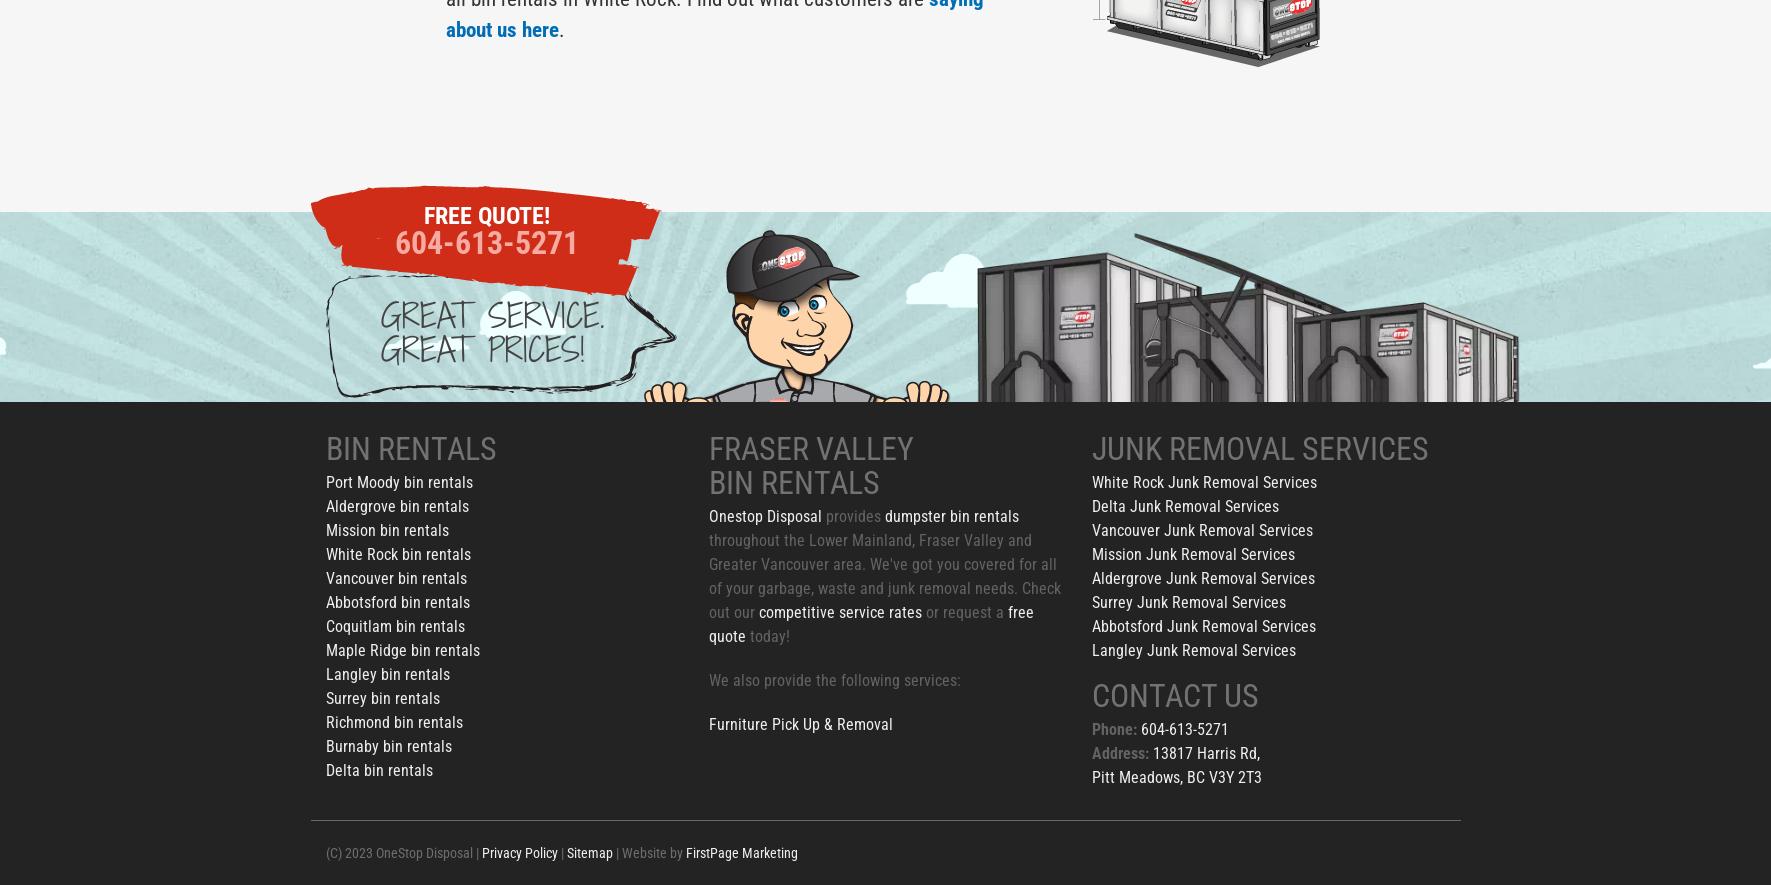 The width and height of the screenshot is (1771, 885). I want to click on 'Langley Junk Removal Services', so click(1090, 650).